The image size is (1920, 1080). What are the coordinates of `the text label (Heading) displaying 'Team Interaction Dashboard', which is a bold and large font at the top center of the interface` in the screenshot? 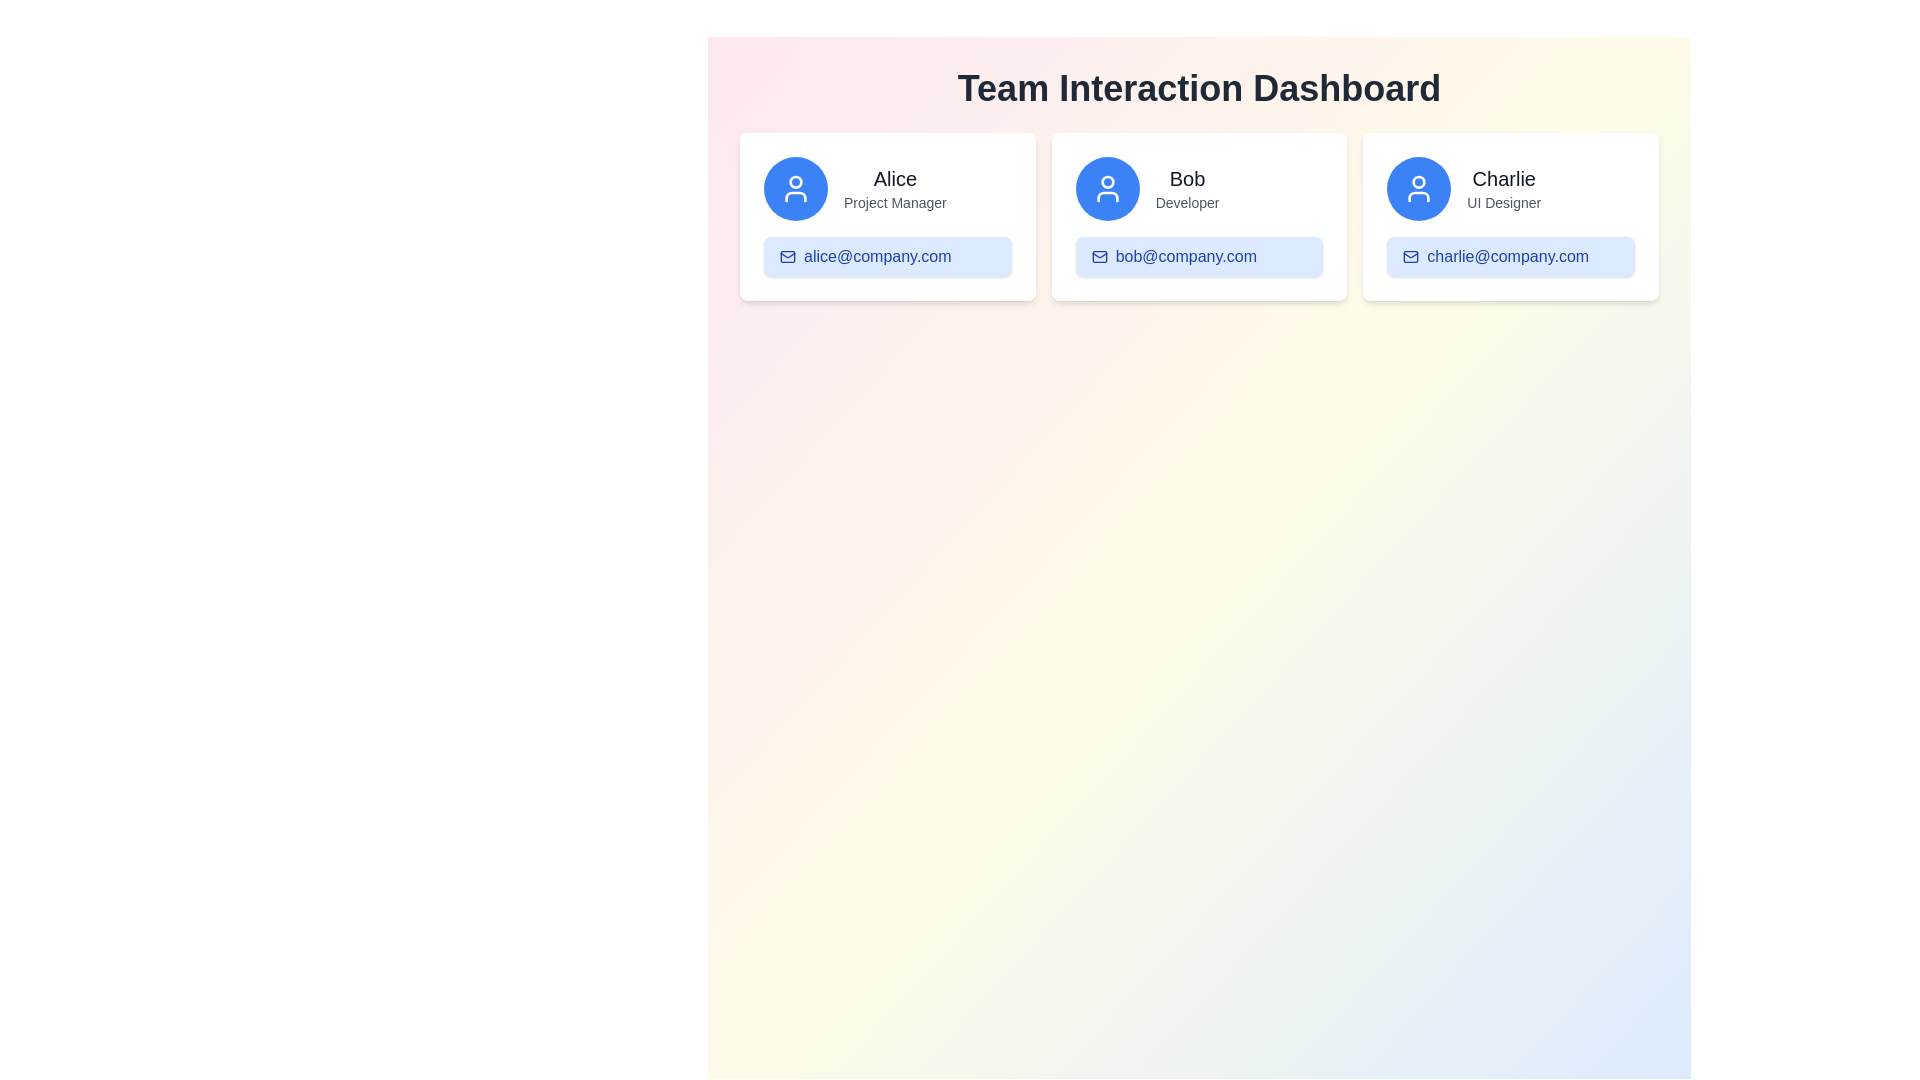 It's located at (1199, 87).